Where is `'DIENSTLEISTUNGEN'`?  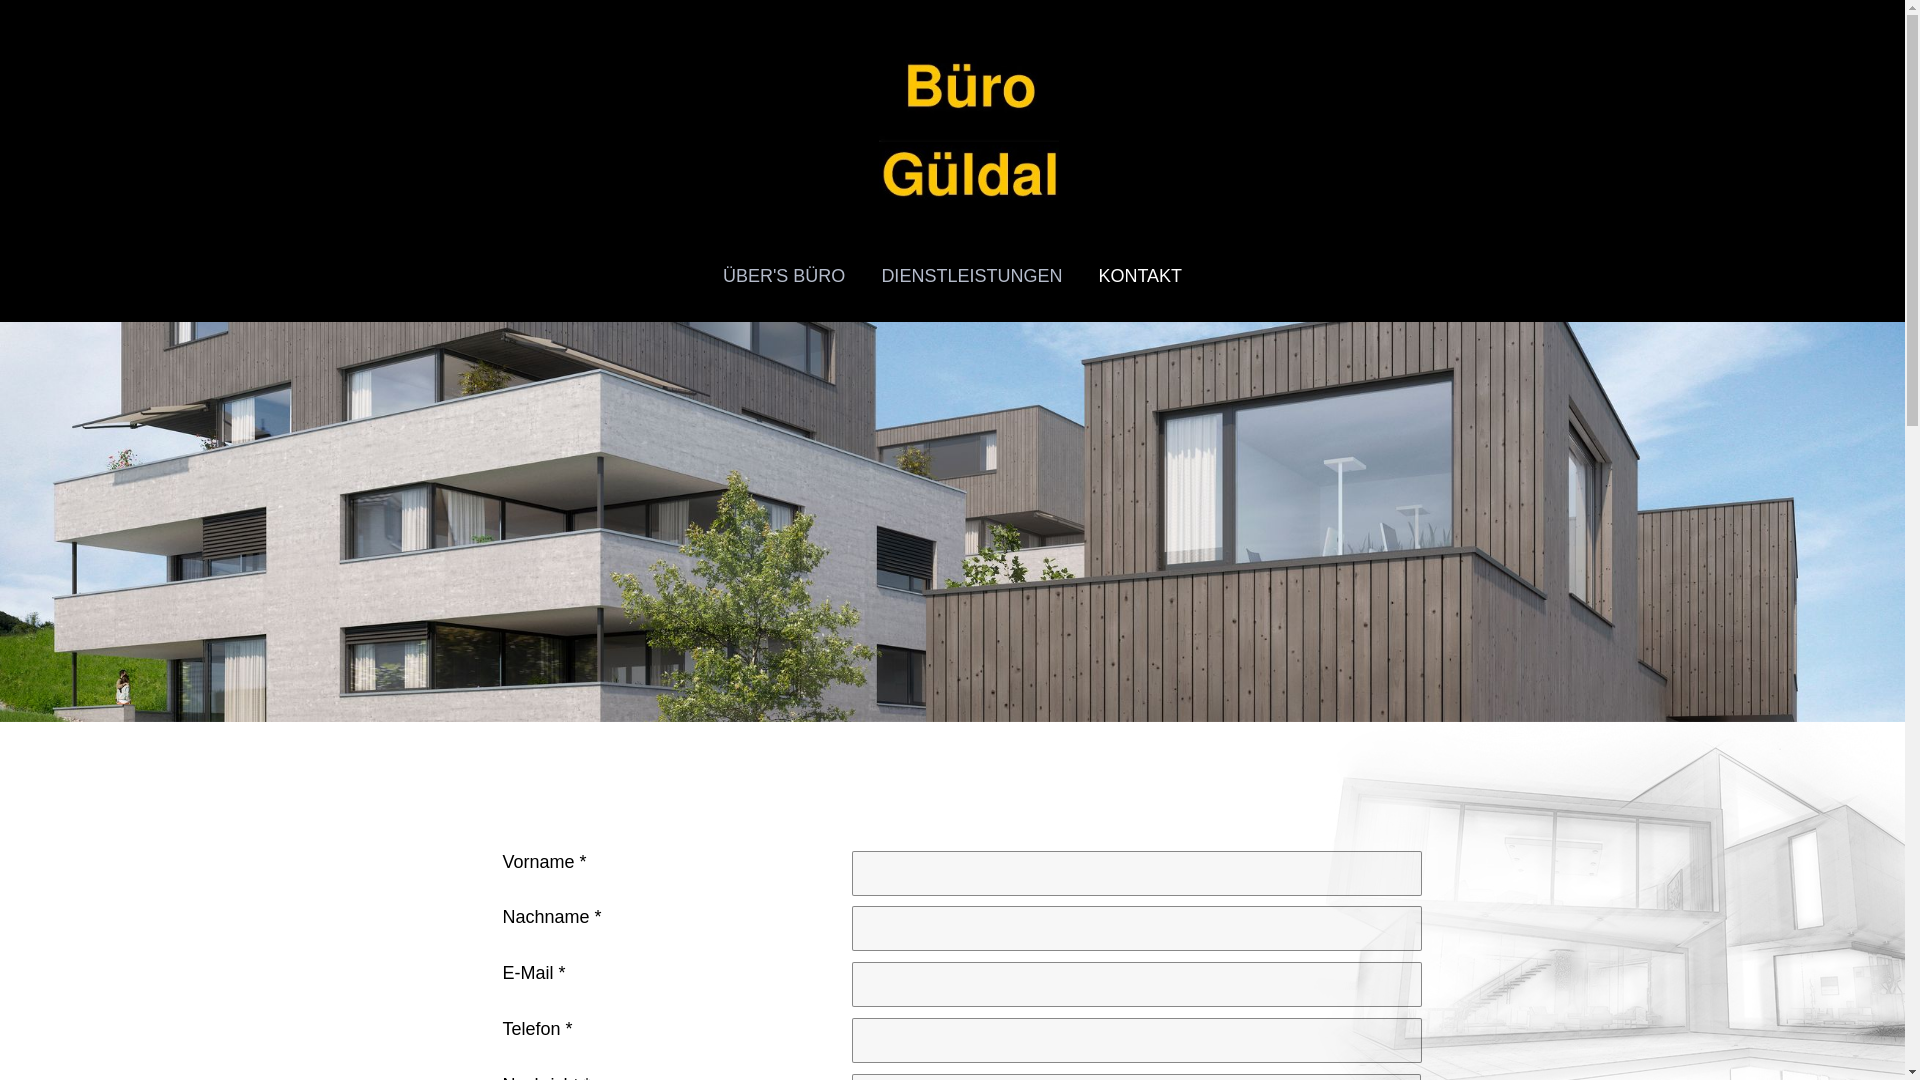
'DIENSTLEISTUNGEN' is located at coordinates (863, 276).